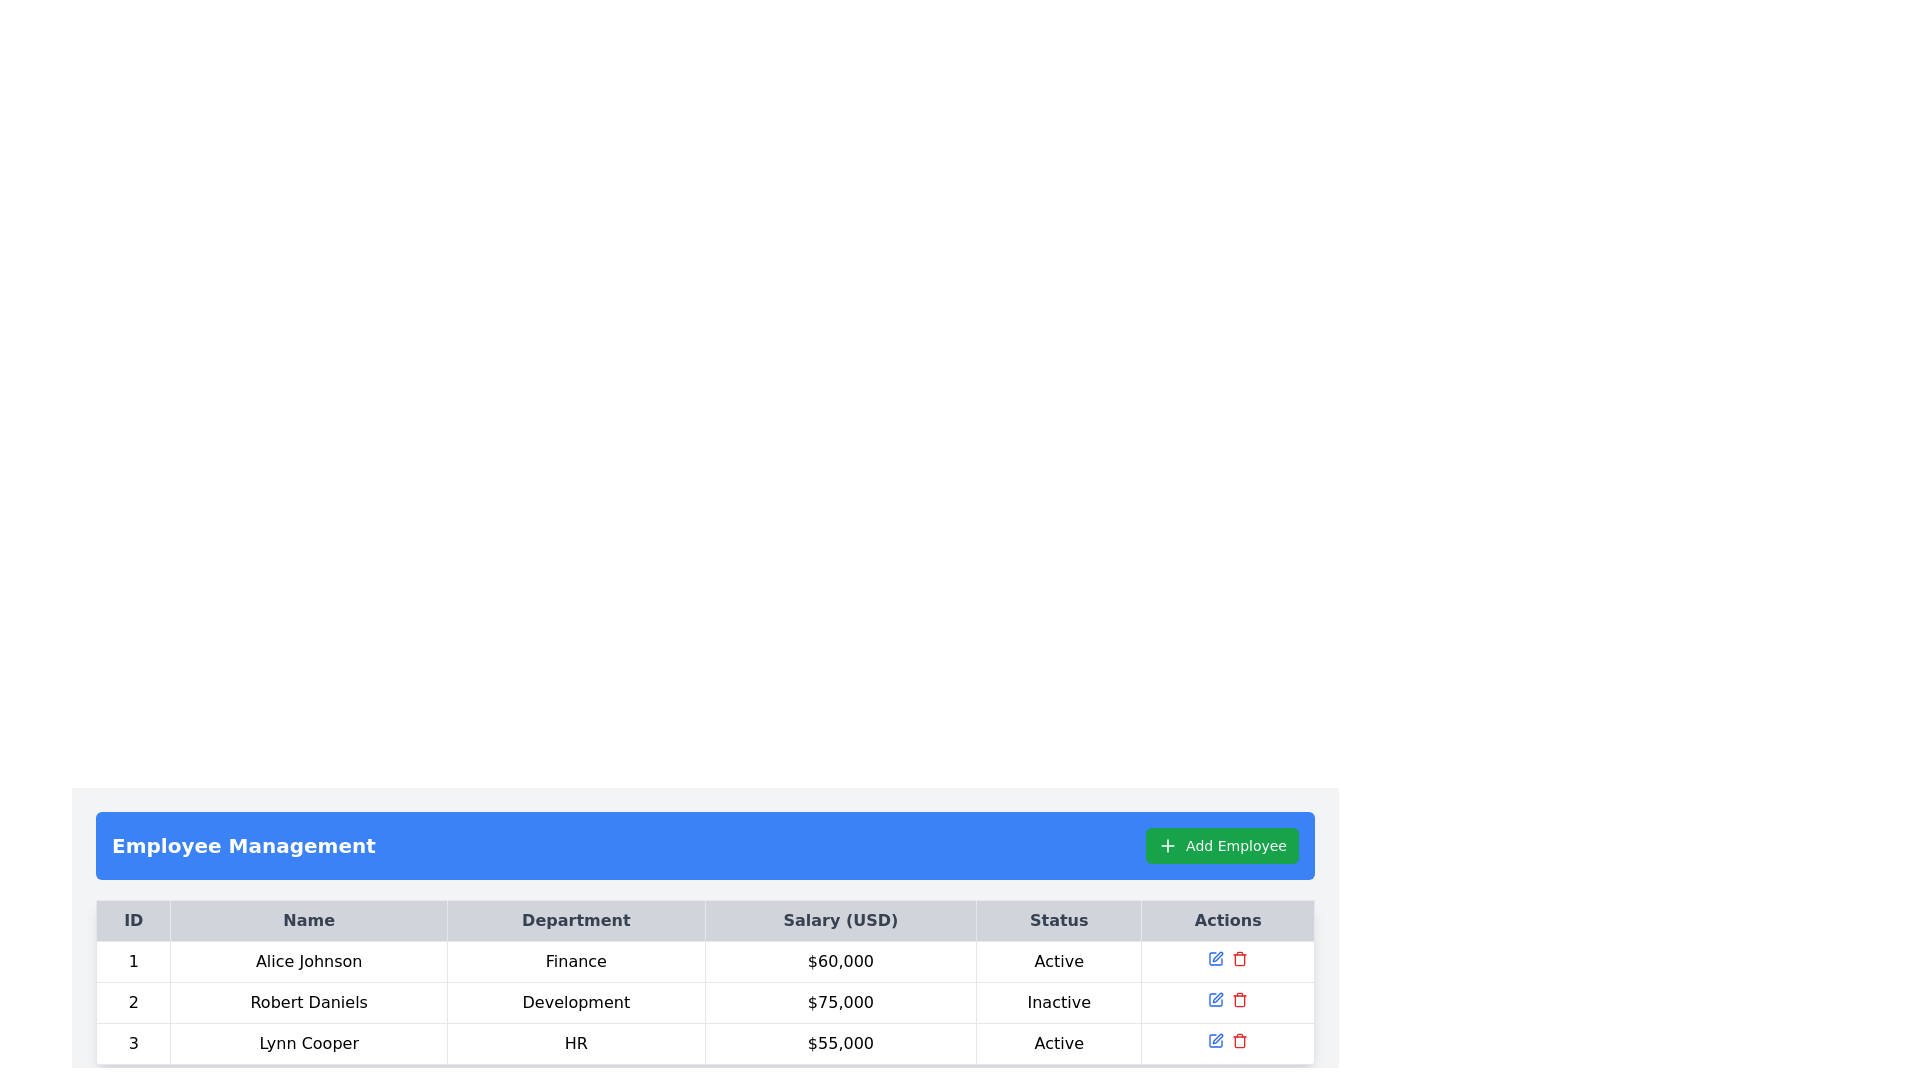 This screenshot has height=1080, width=1920. Describe the element at coordinates (242, 845) in the screenshot. I see `the static text label displaying 'Employee Management' in bold and large font, which is positioned within a blue bar at the top of the section` at that location.